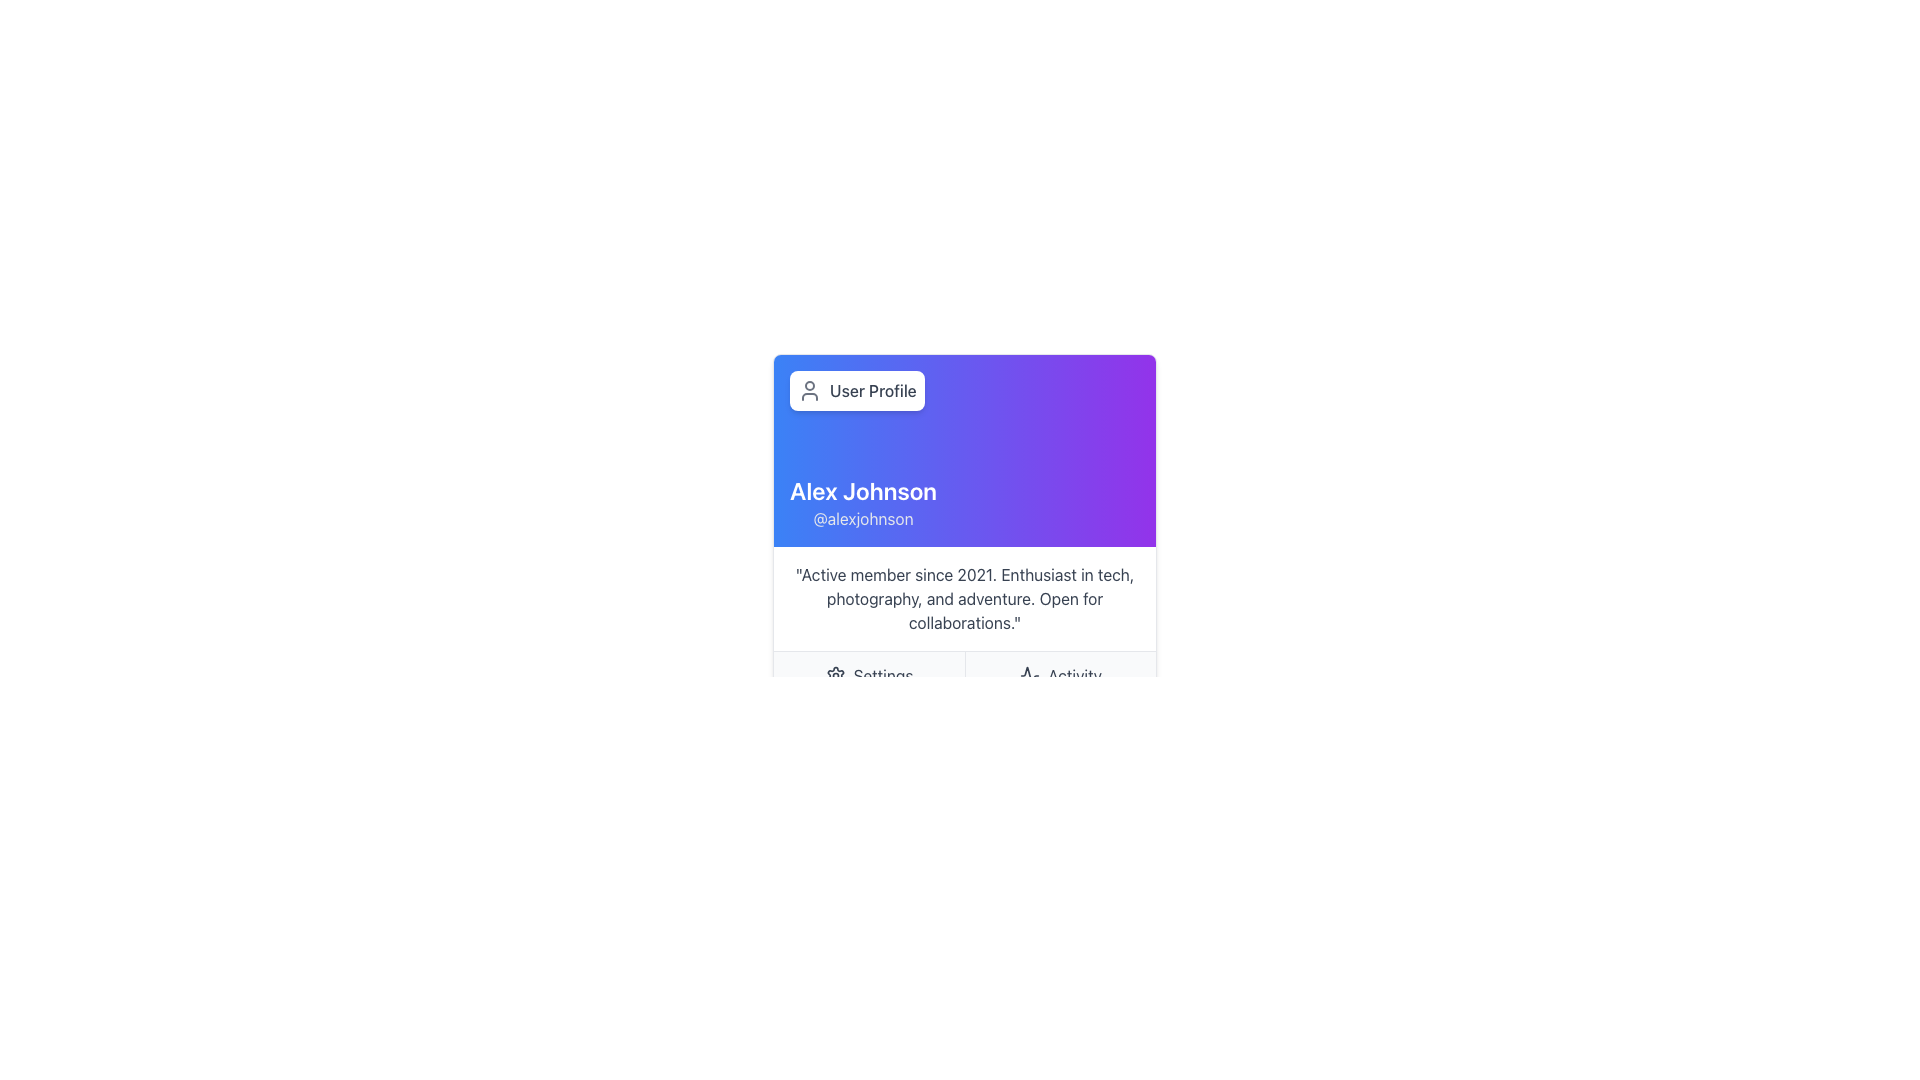  What do you see at coordinates (964, 597) in the screenshot?
I see `the descriptive text block that provides additional information about the user, located below the name and username section in the user profile area` at bounding box center [964, 597].